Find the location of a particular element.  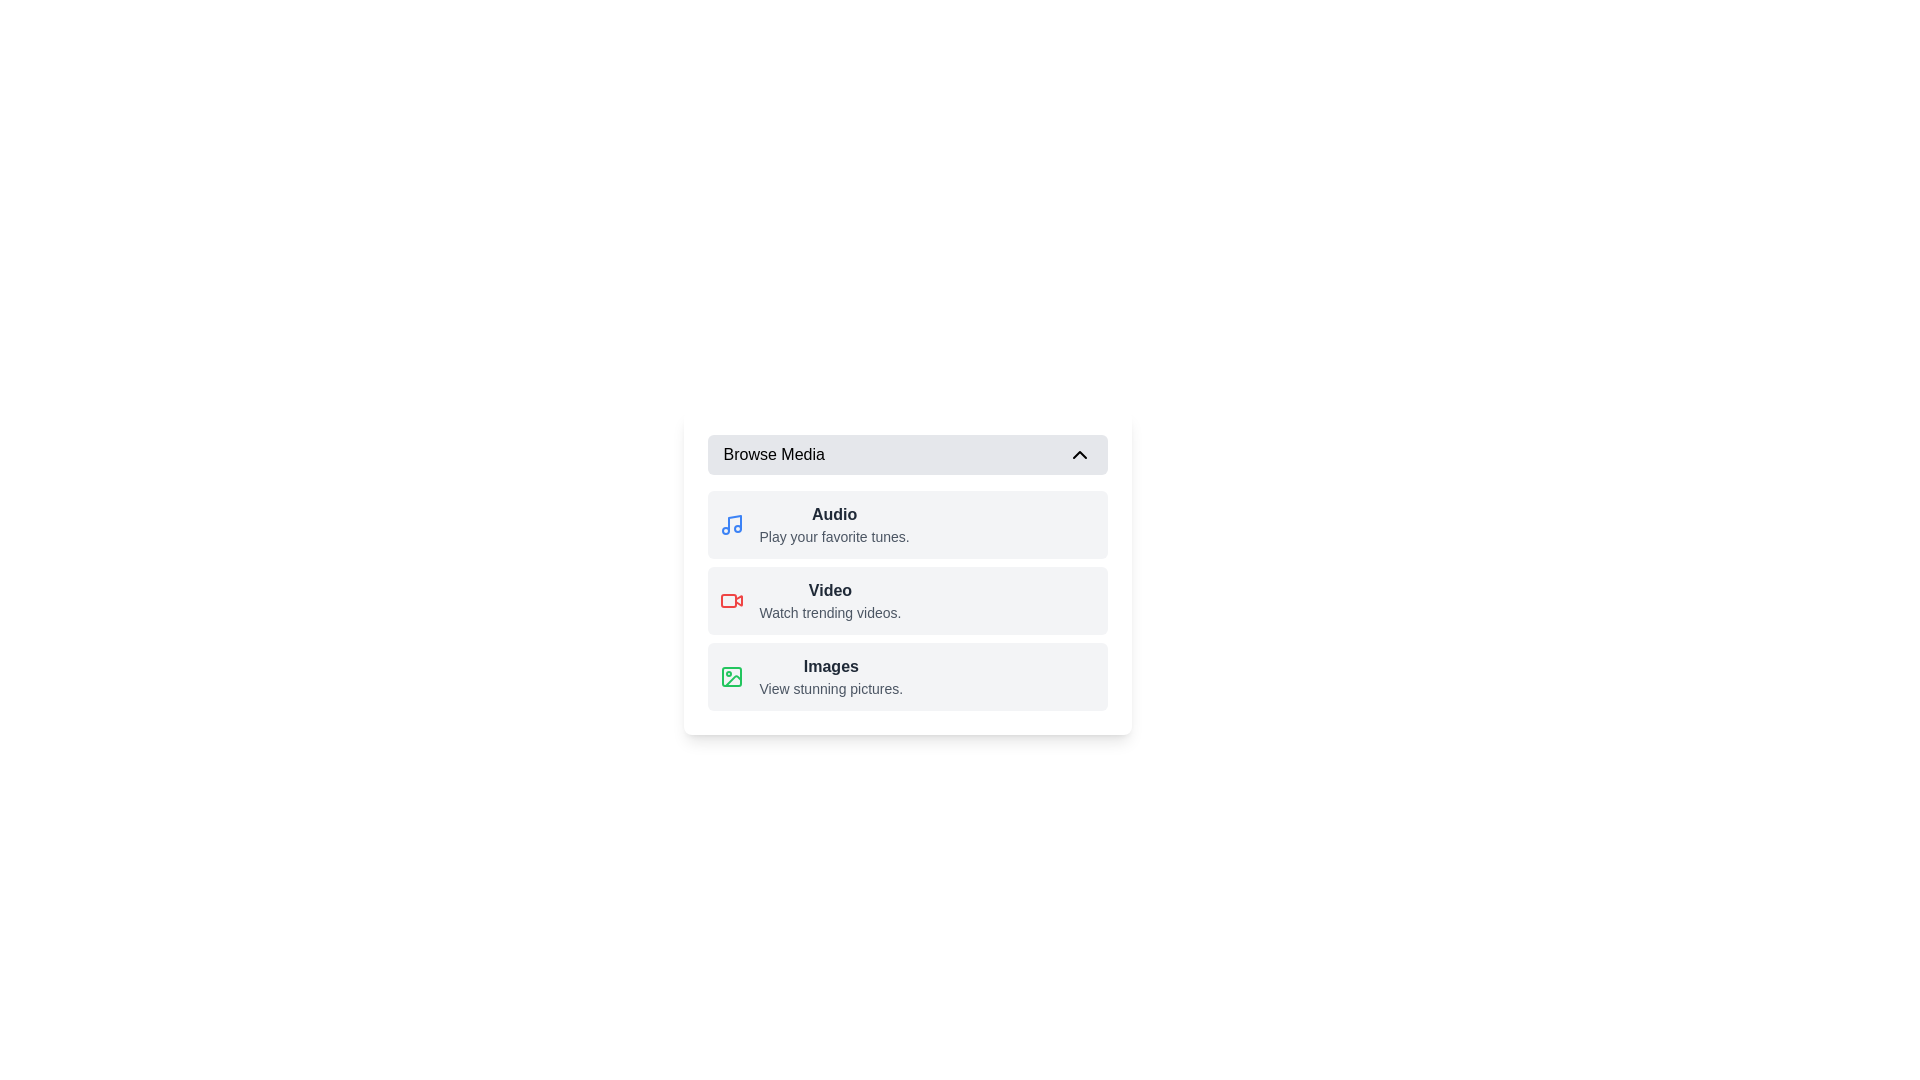

the descriptive subtitle for the 'Audio' category located within the 'Browse Media' section is located at coordinates (834, 535).